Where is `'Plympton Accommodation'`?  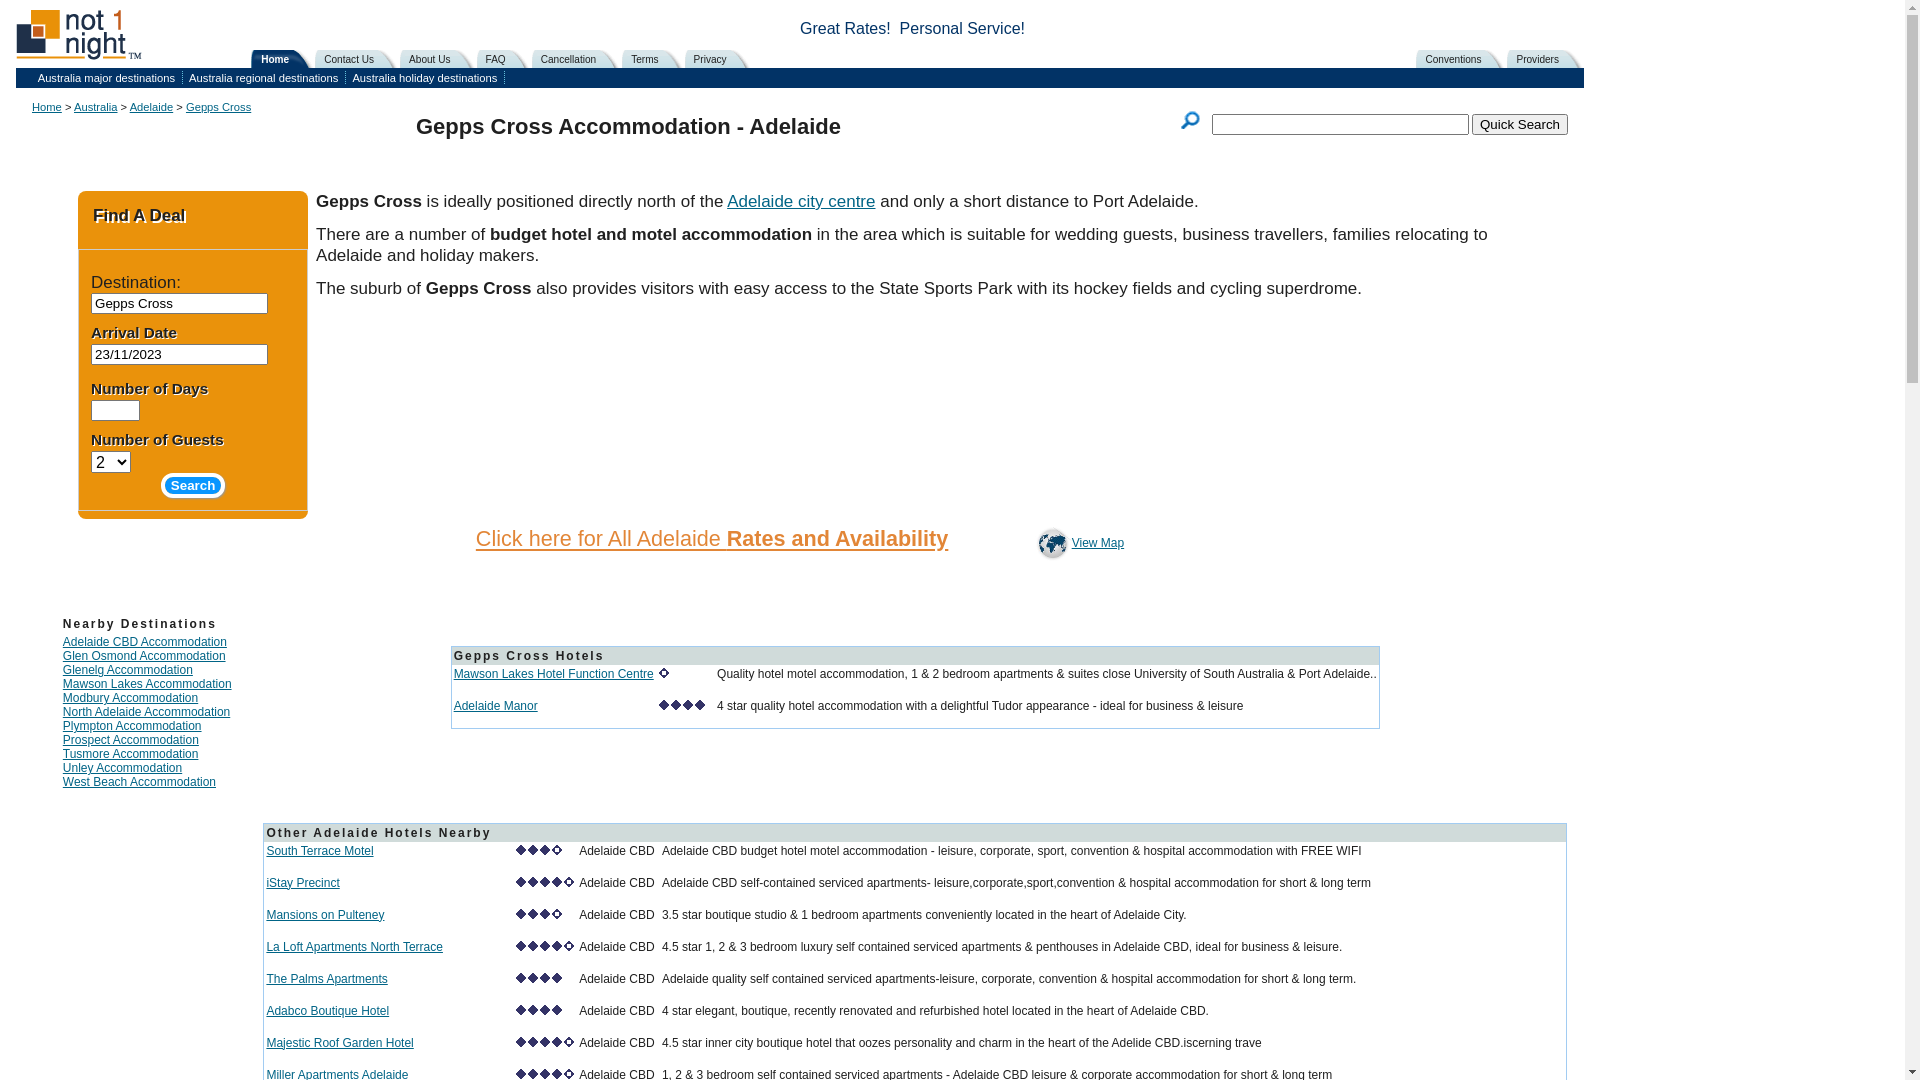
'Plympton Accommodation' is located at coordinates (62, 725).